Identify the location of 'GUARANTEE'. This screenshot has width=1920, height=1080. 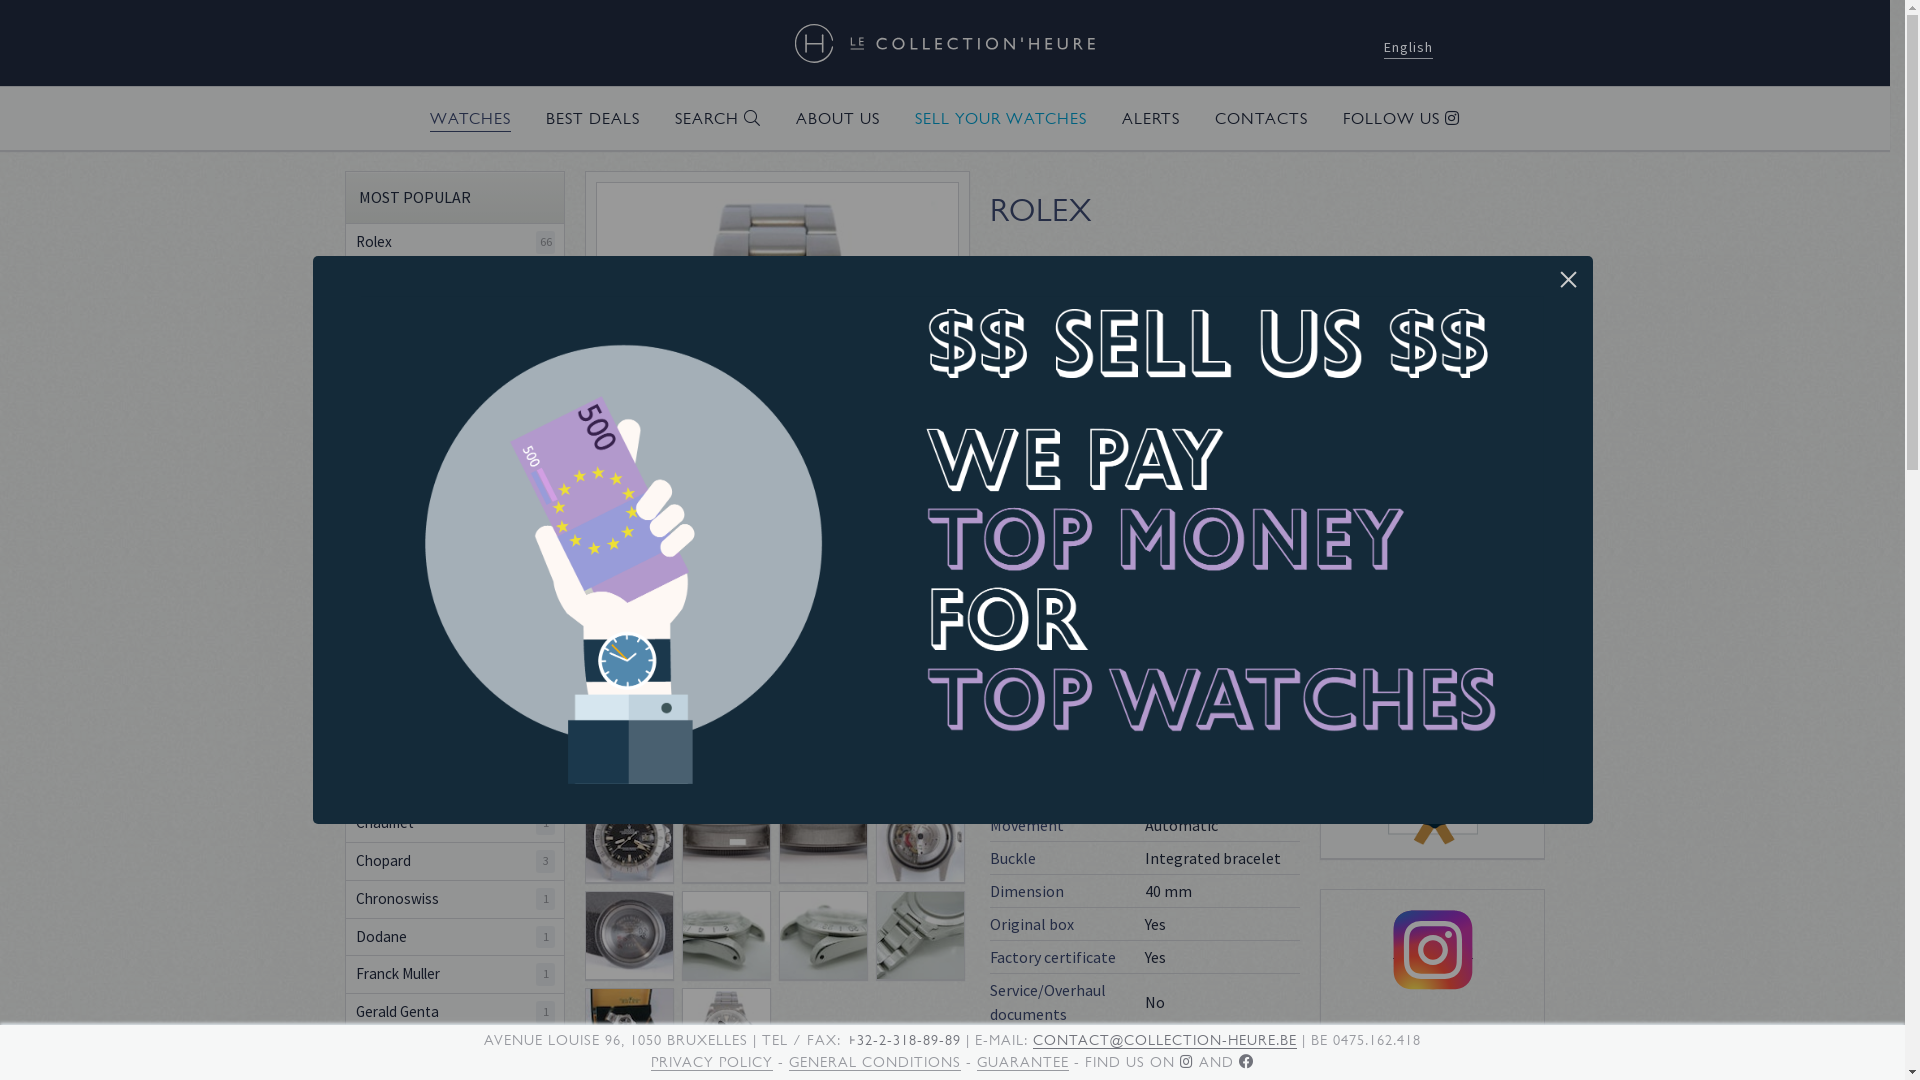
(1022, 1061).